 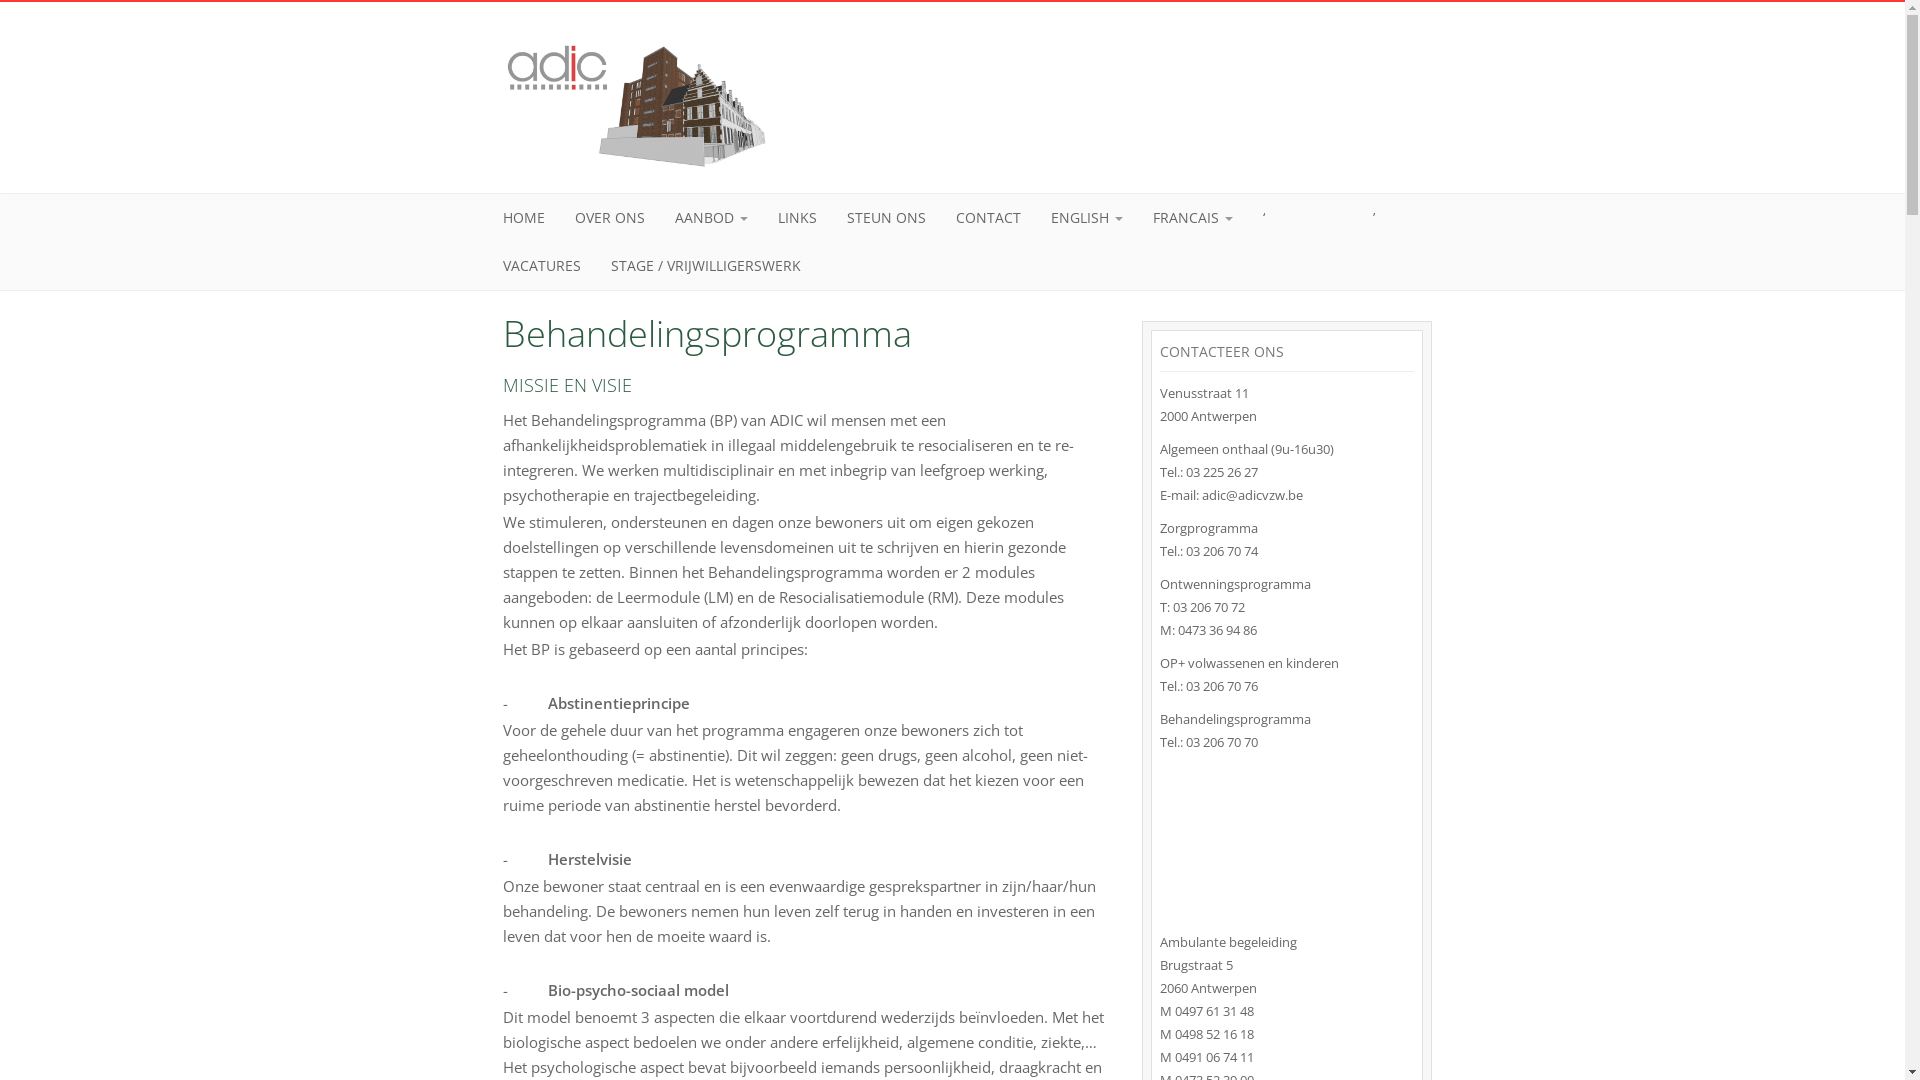 I want to click on 'LINKS', so click(x=761, y=218).